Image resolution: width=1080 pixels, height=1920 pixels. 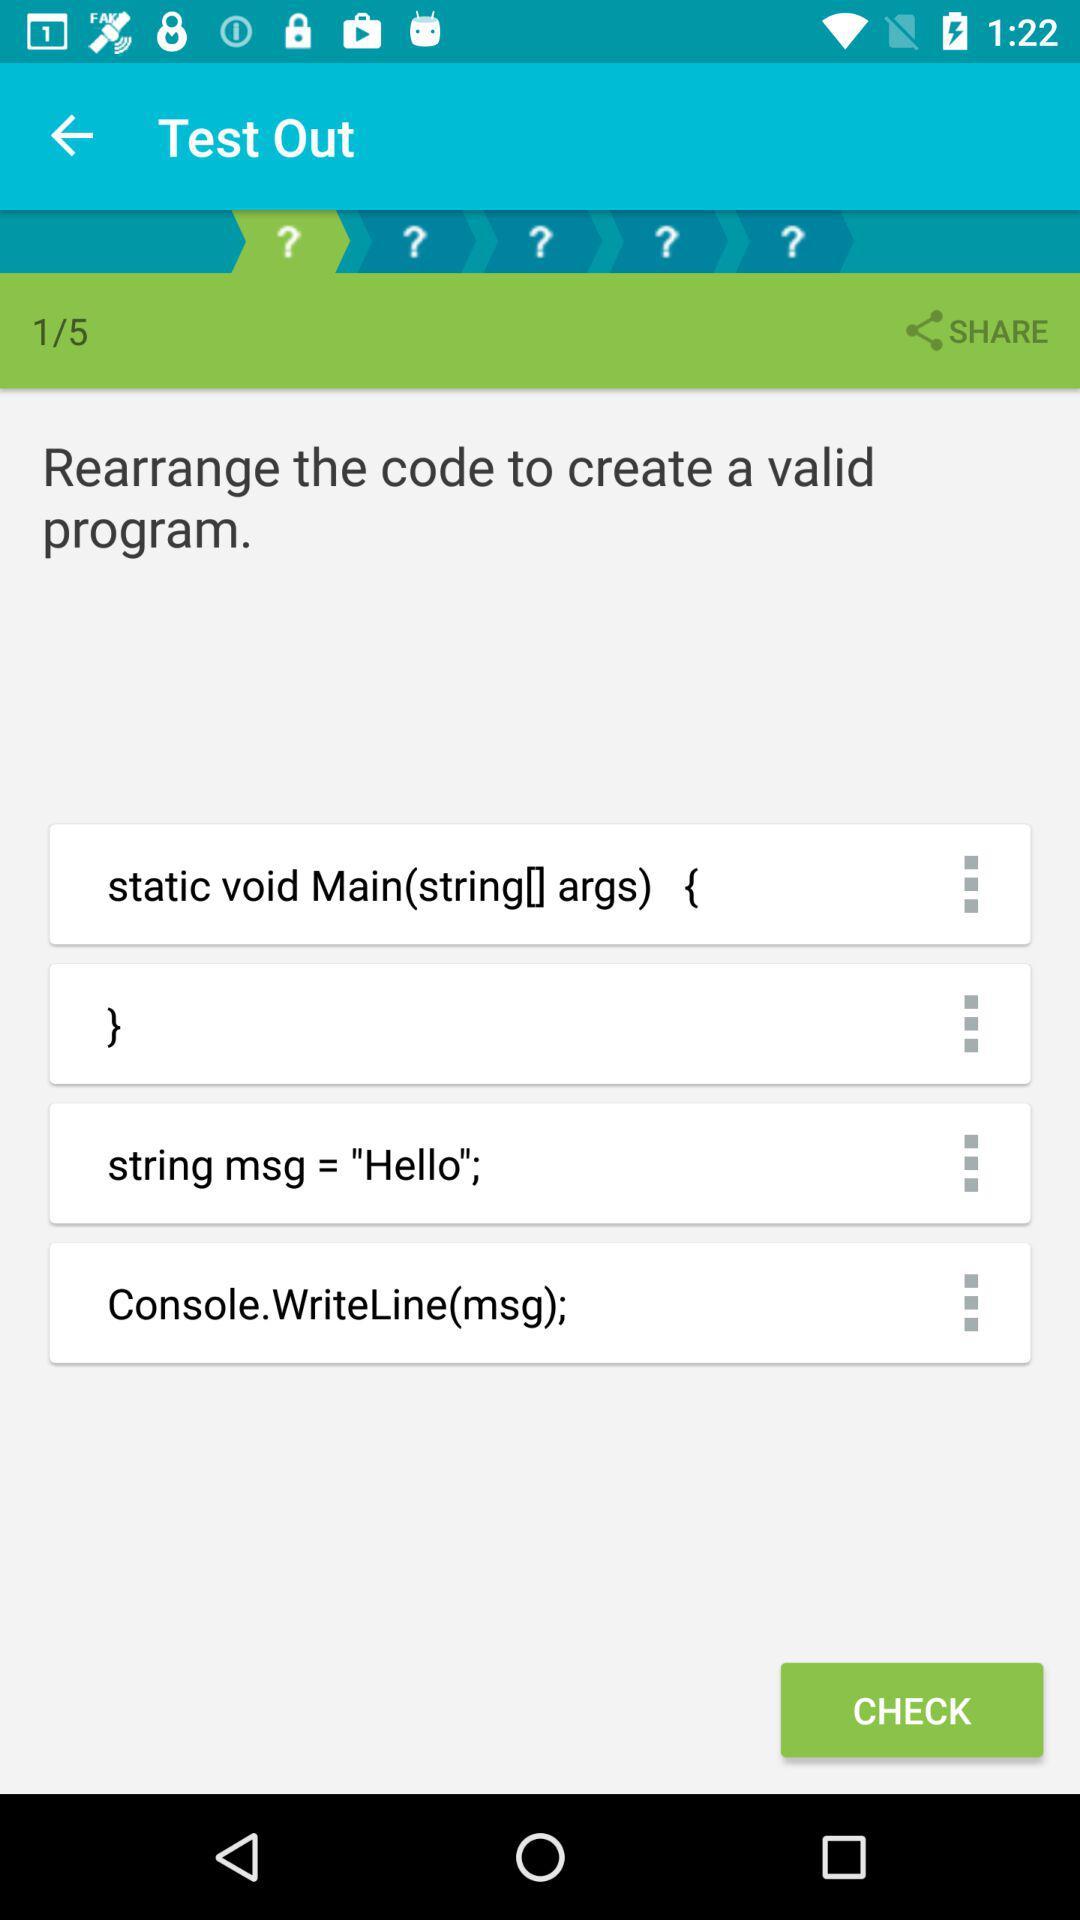 I want to click on the help icon, so click(x=540, y=240).